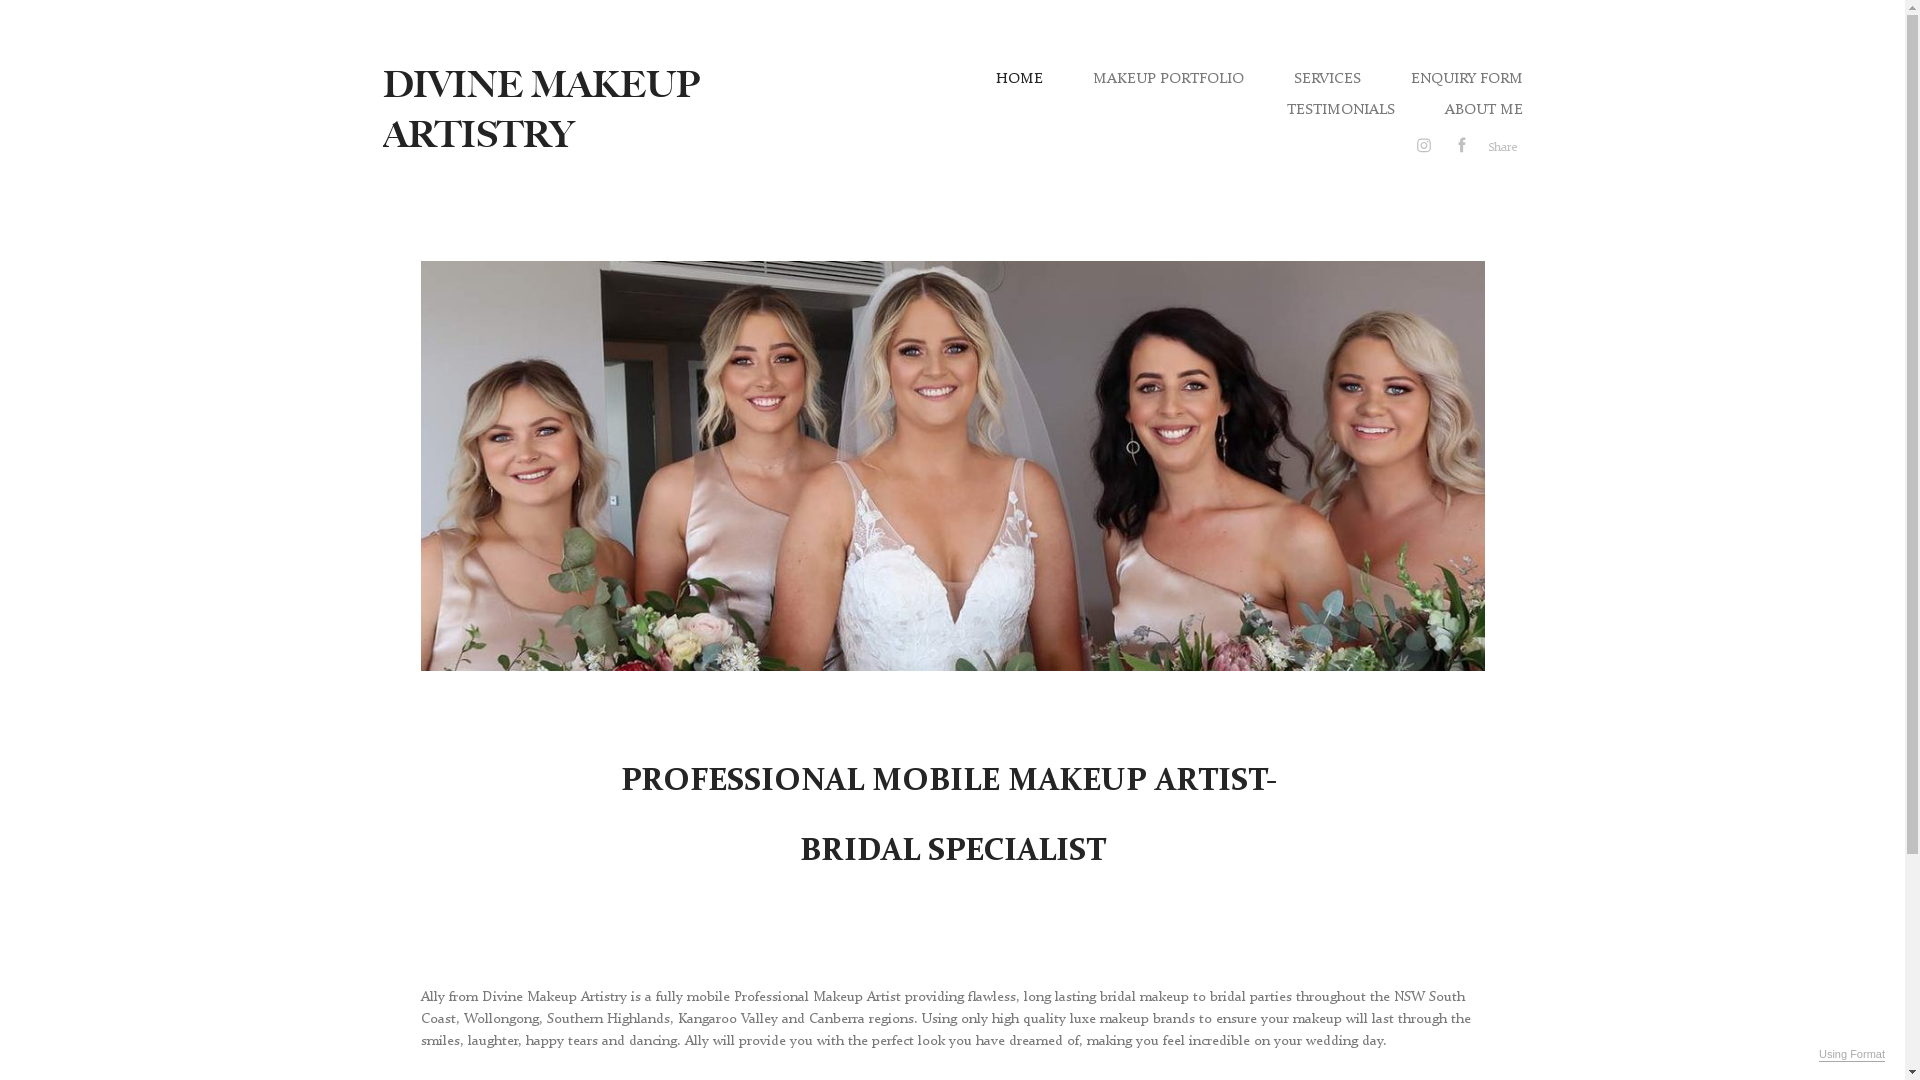 This screenshot has height=1080, width=1920. What do you see at coordinates (1851, 1054) in the screenshot?
I see `'Using Format'` at bounding box center [1851, 1054].